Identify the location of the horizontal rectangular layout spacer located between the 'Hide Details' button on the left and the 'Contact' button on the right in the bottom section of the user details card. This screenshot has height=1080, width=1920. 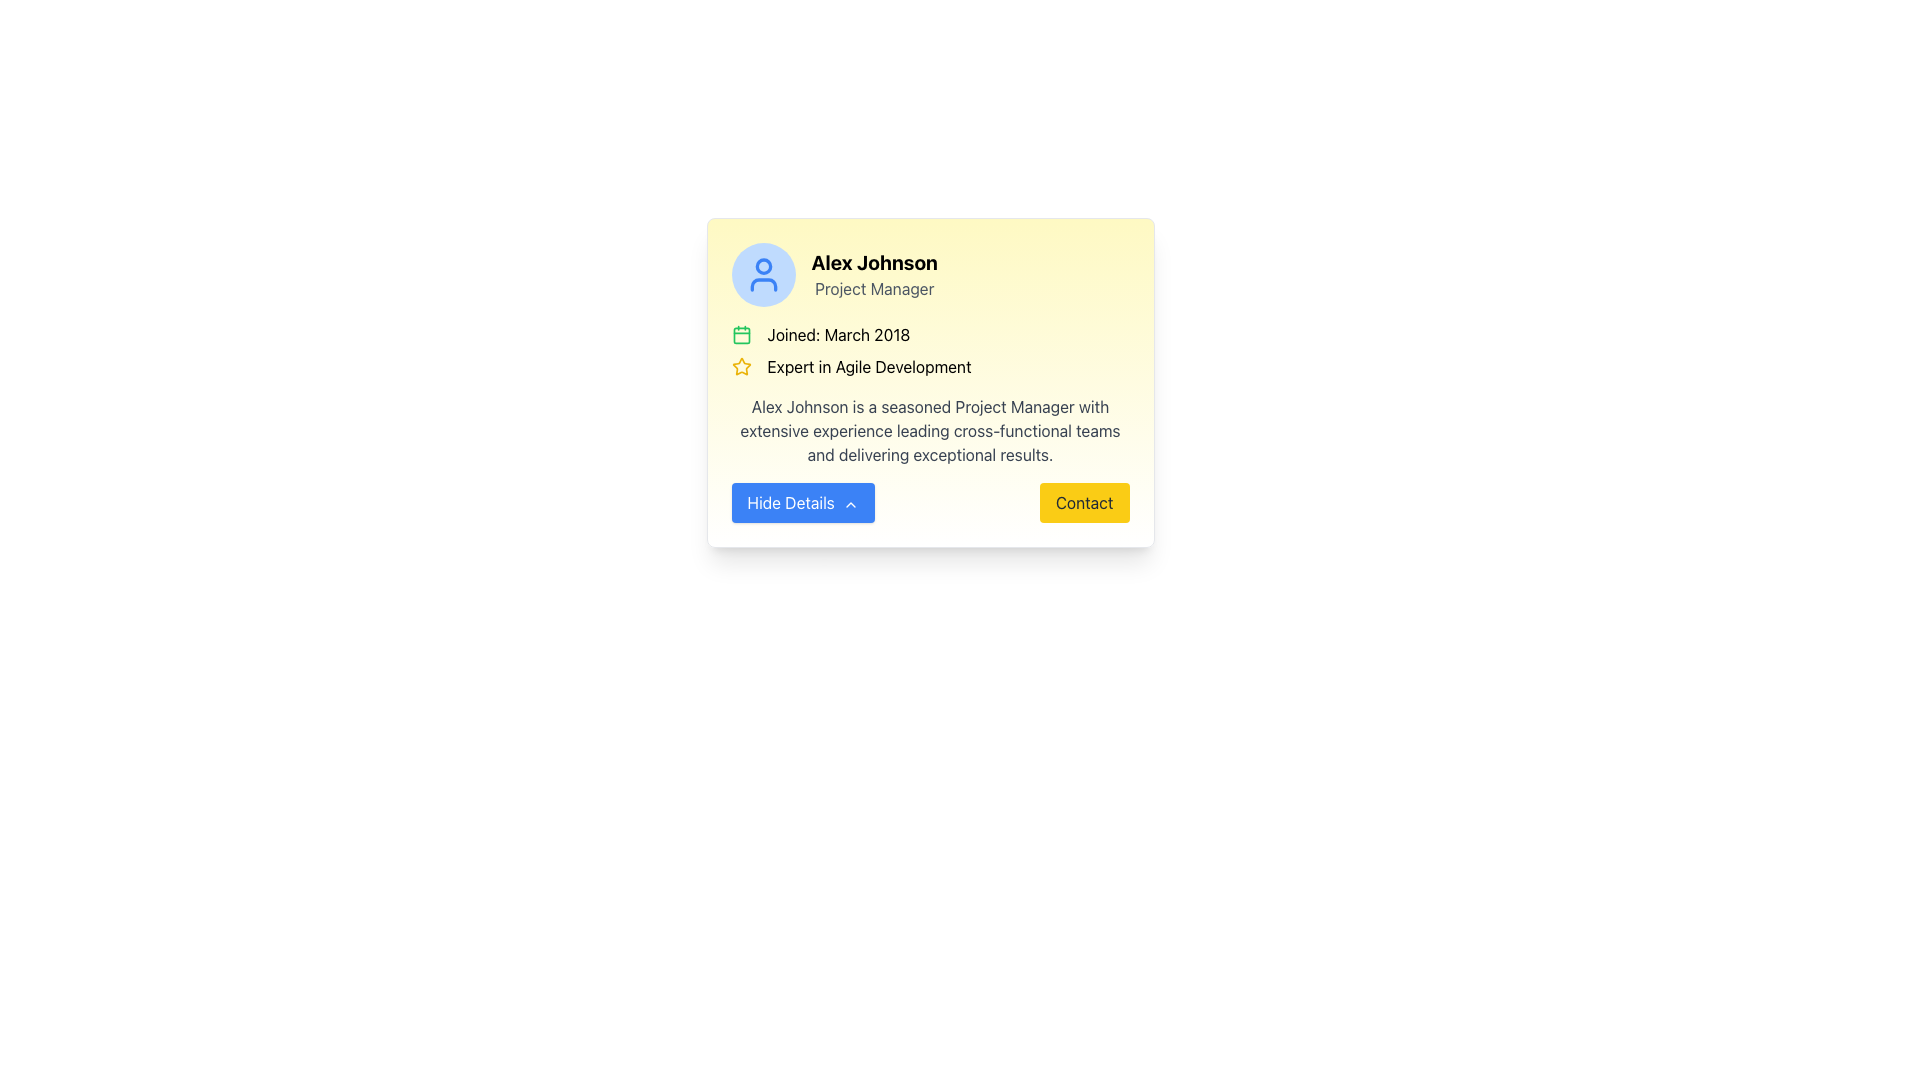
(929, 501).